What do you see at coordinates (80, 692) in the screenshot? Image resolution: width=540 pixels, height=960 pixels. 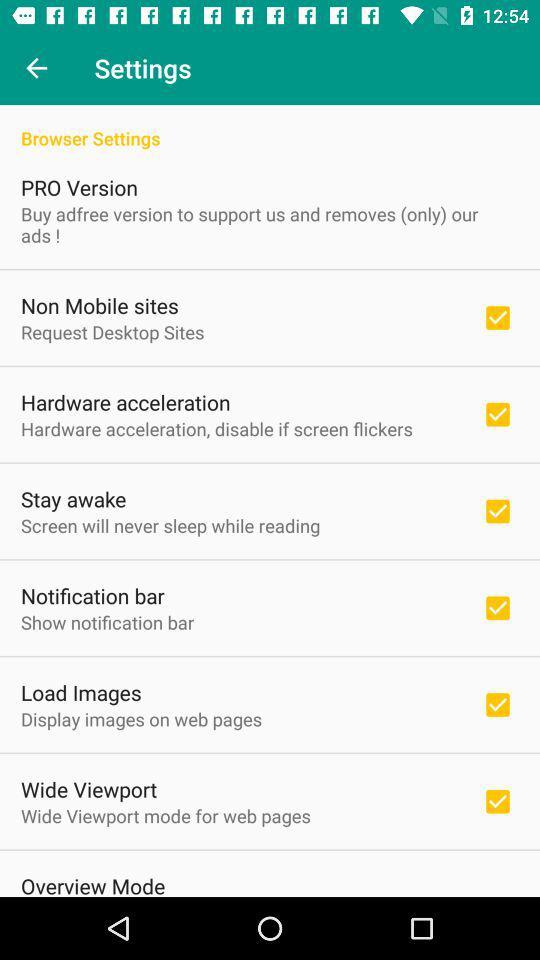 I see `the icon above the display images on` at bounding box center [80, 692].